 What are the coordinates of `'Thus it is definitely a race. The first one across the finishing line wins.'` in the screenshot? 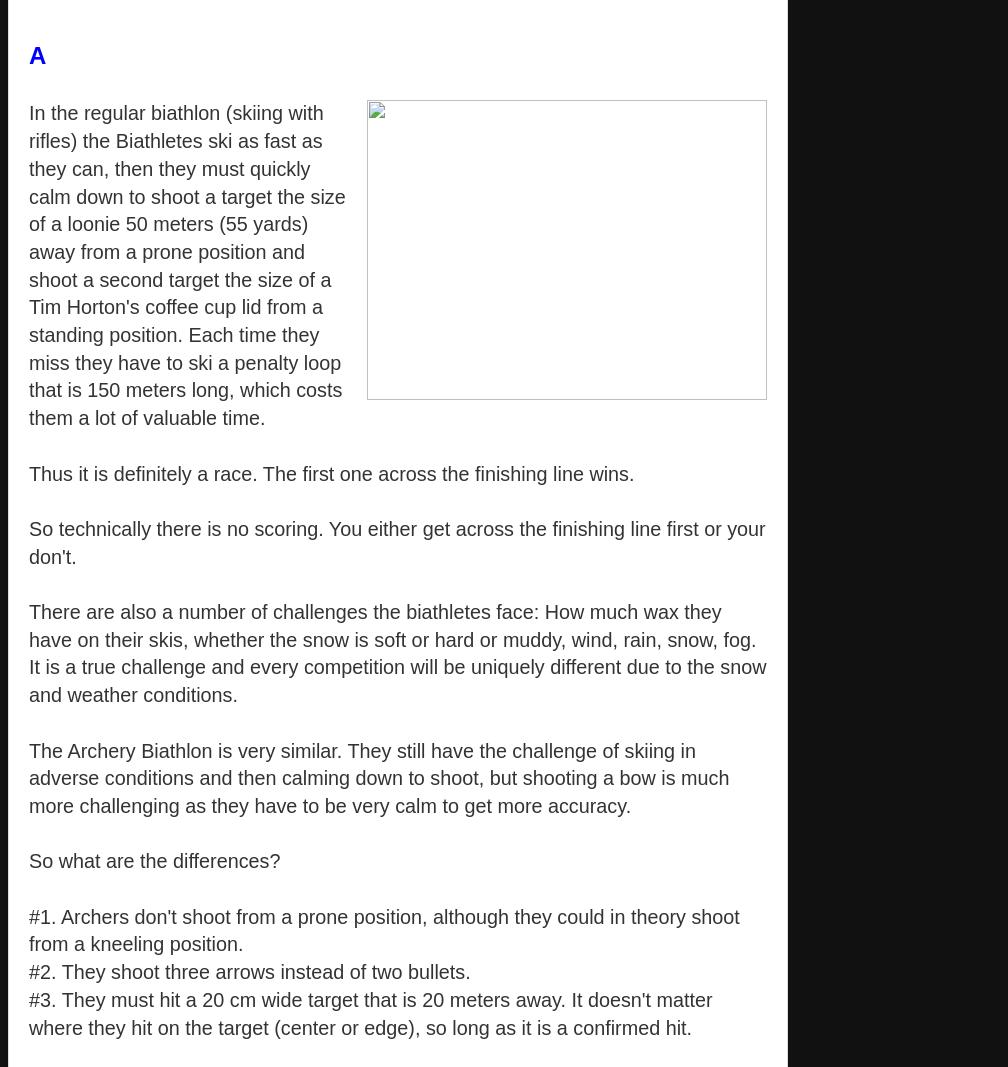 It's located at (331, 472).